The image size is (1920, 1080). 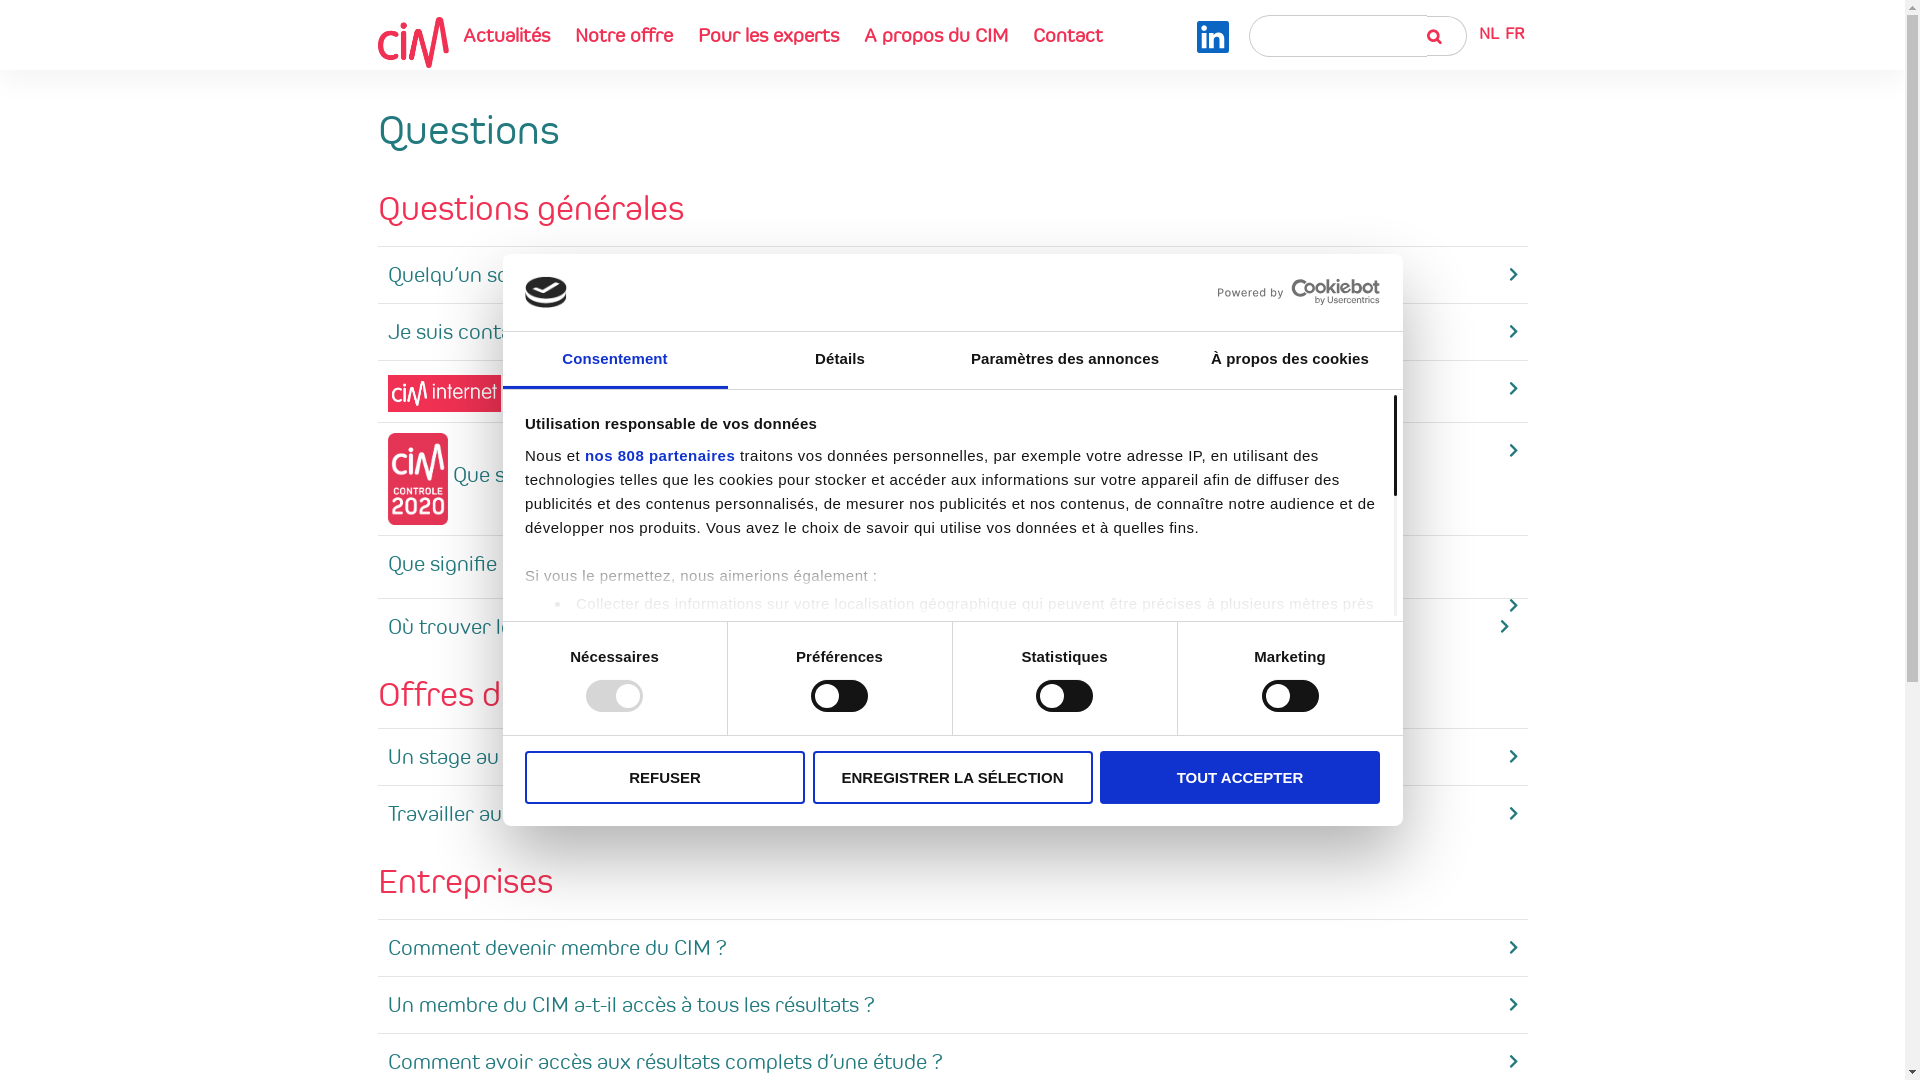 I want to click on 'A propos du CIM', so click(x=934, y=34).